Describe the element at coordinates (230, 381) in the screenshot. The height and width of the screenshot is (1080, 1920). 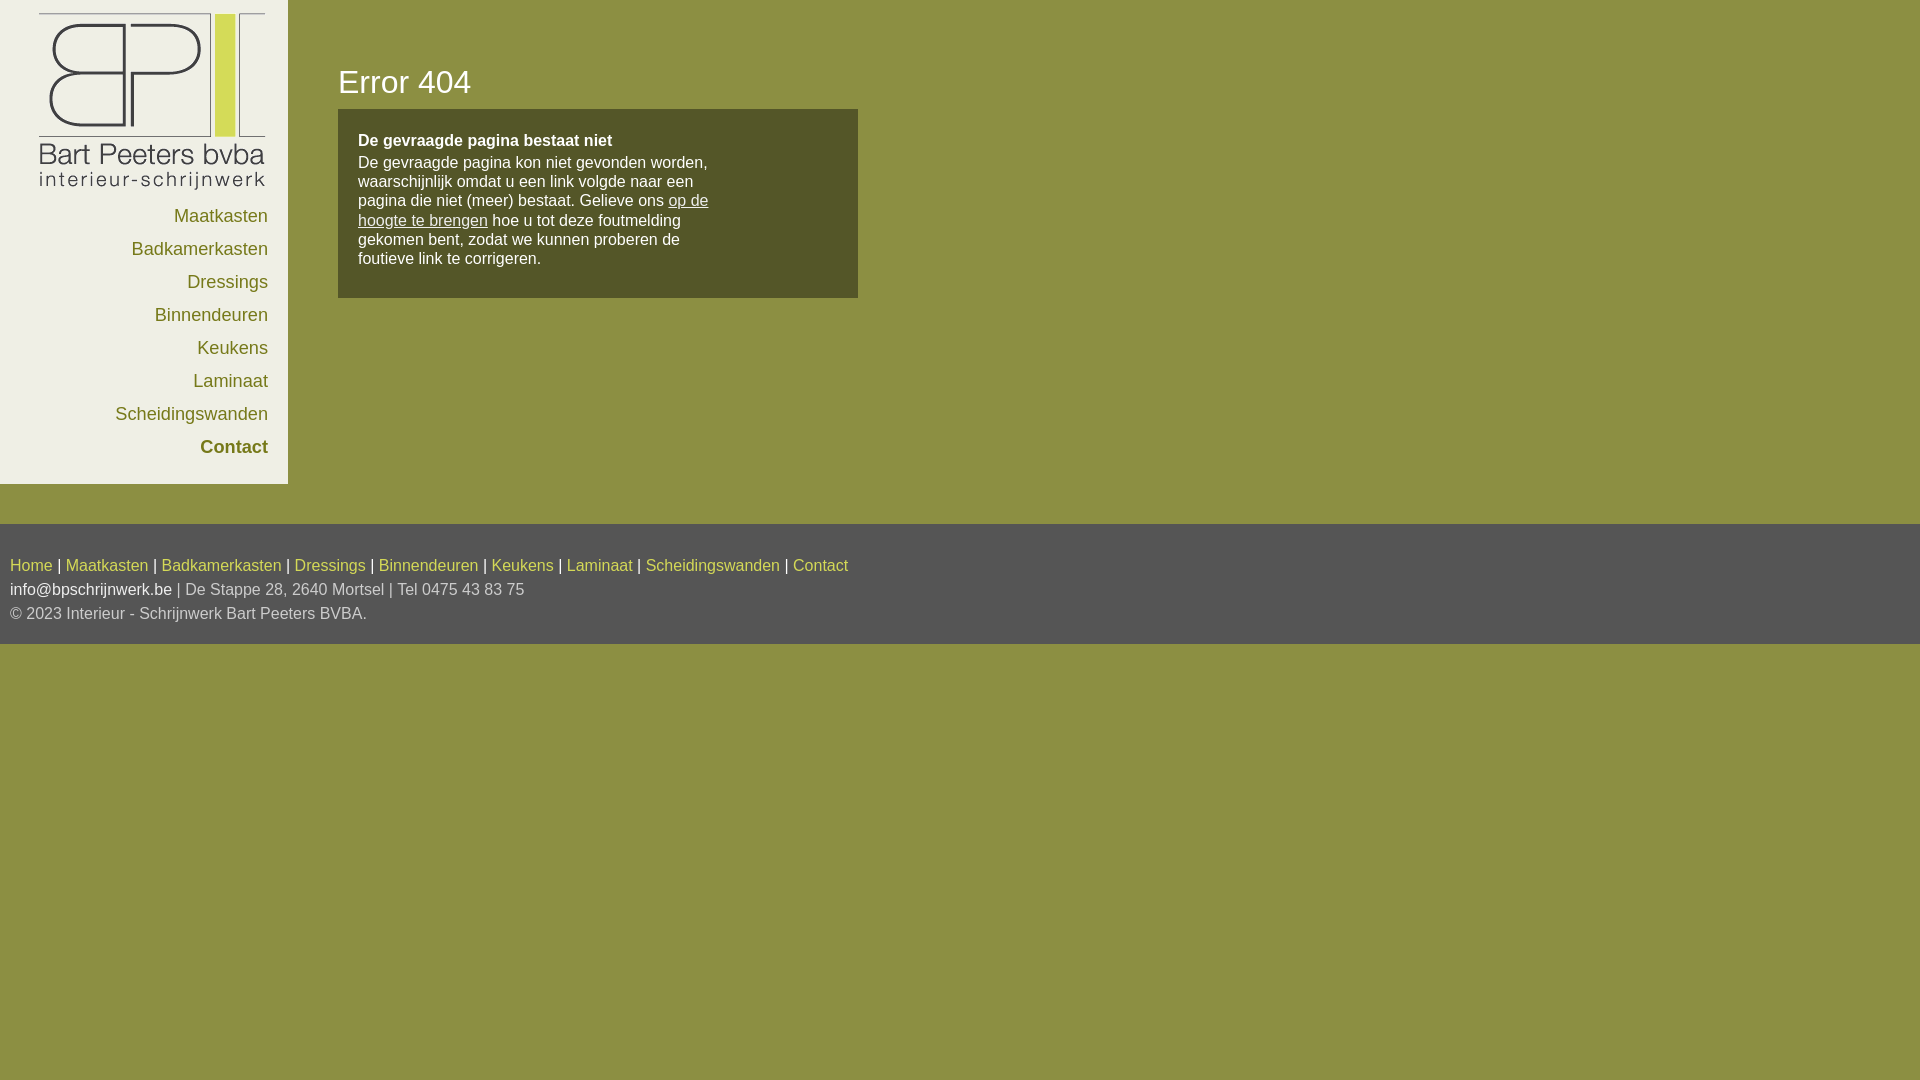
I see `'Laminaat'` at that location.